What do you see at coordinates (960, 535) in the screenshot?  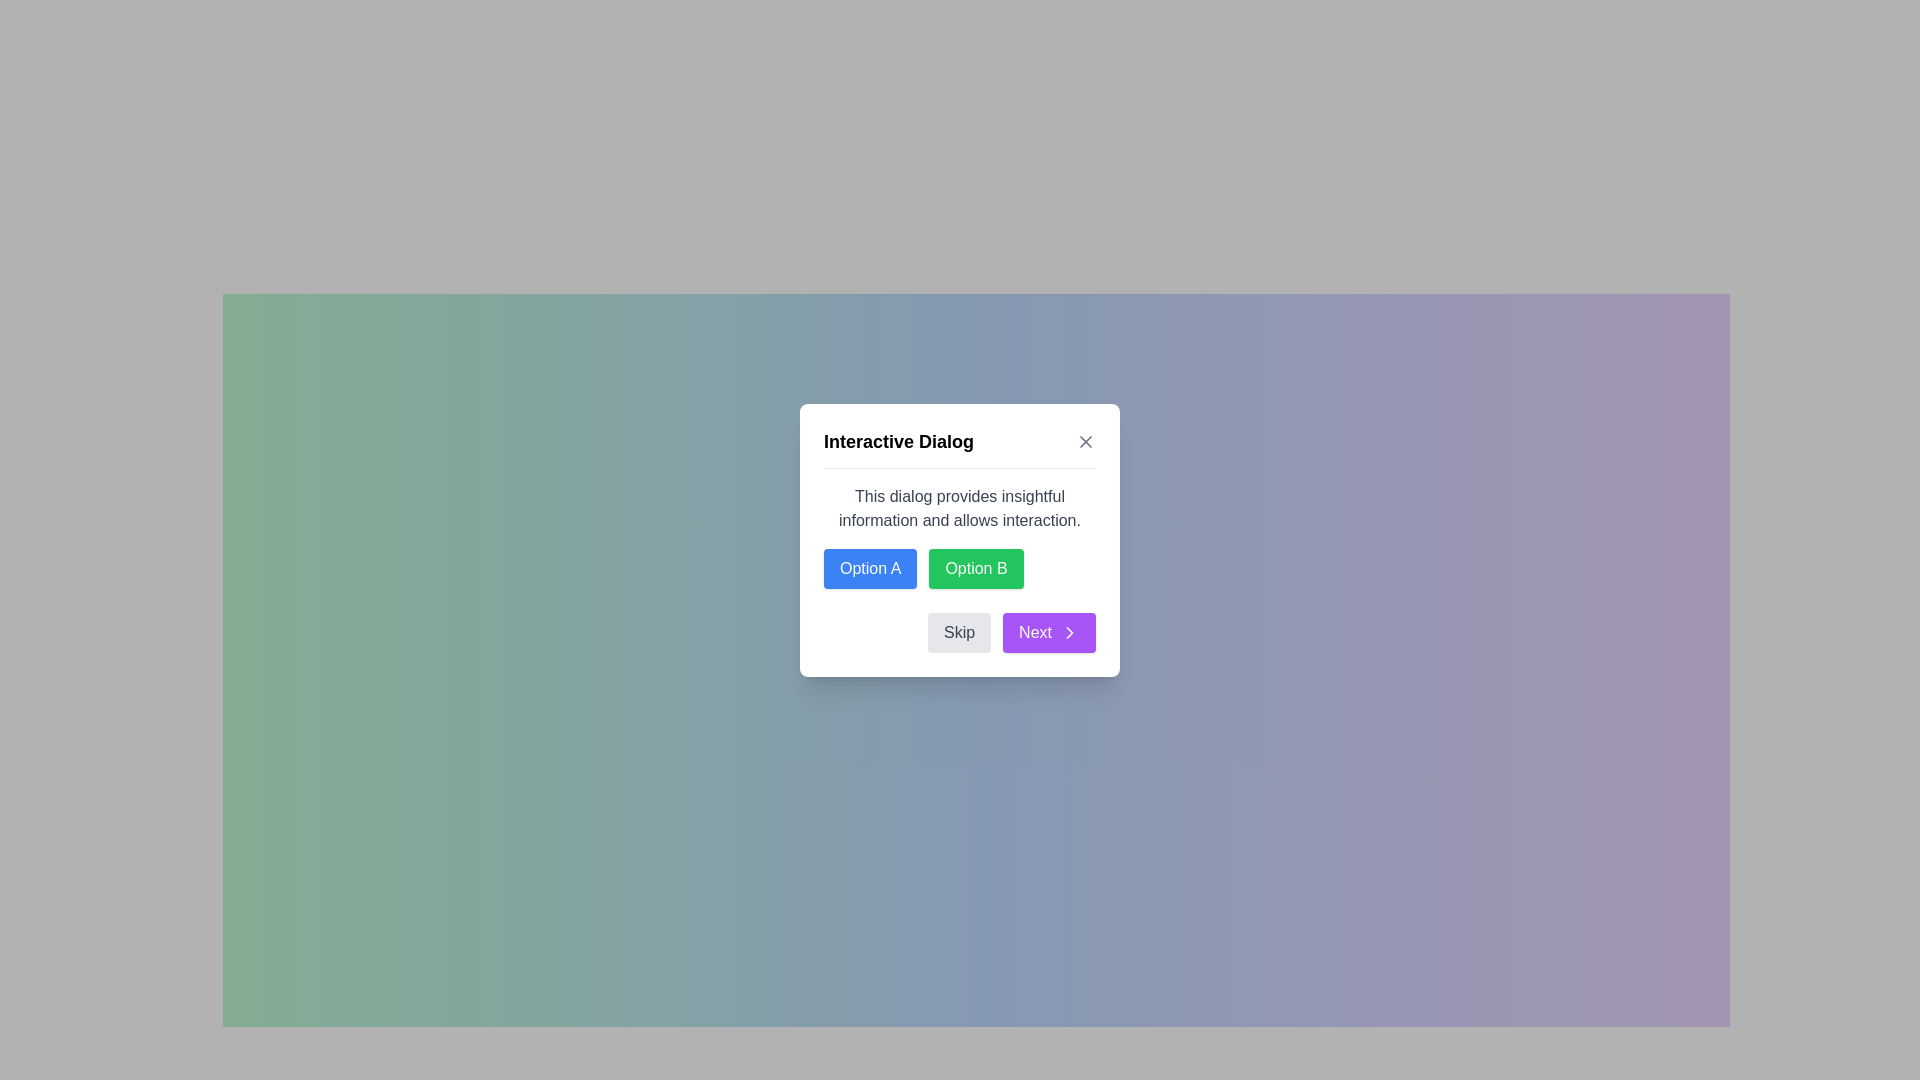 I see `the 'Option B' button located in the interactive dialog box under the header 'Interactive Dialog', which is styled in green and positioned horizontally next to 'Option A'` at bounding box center [960, 535].